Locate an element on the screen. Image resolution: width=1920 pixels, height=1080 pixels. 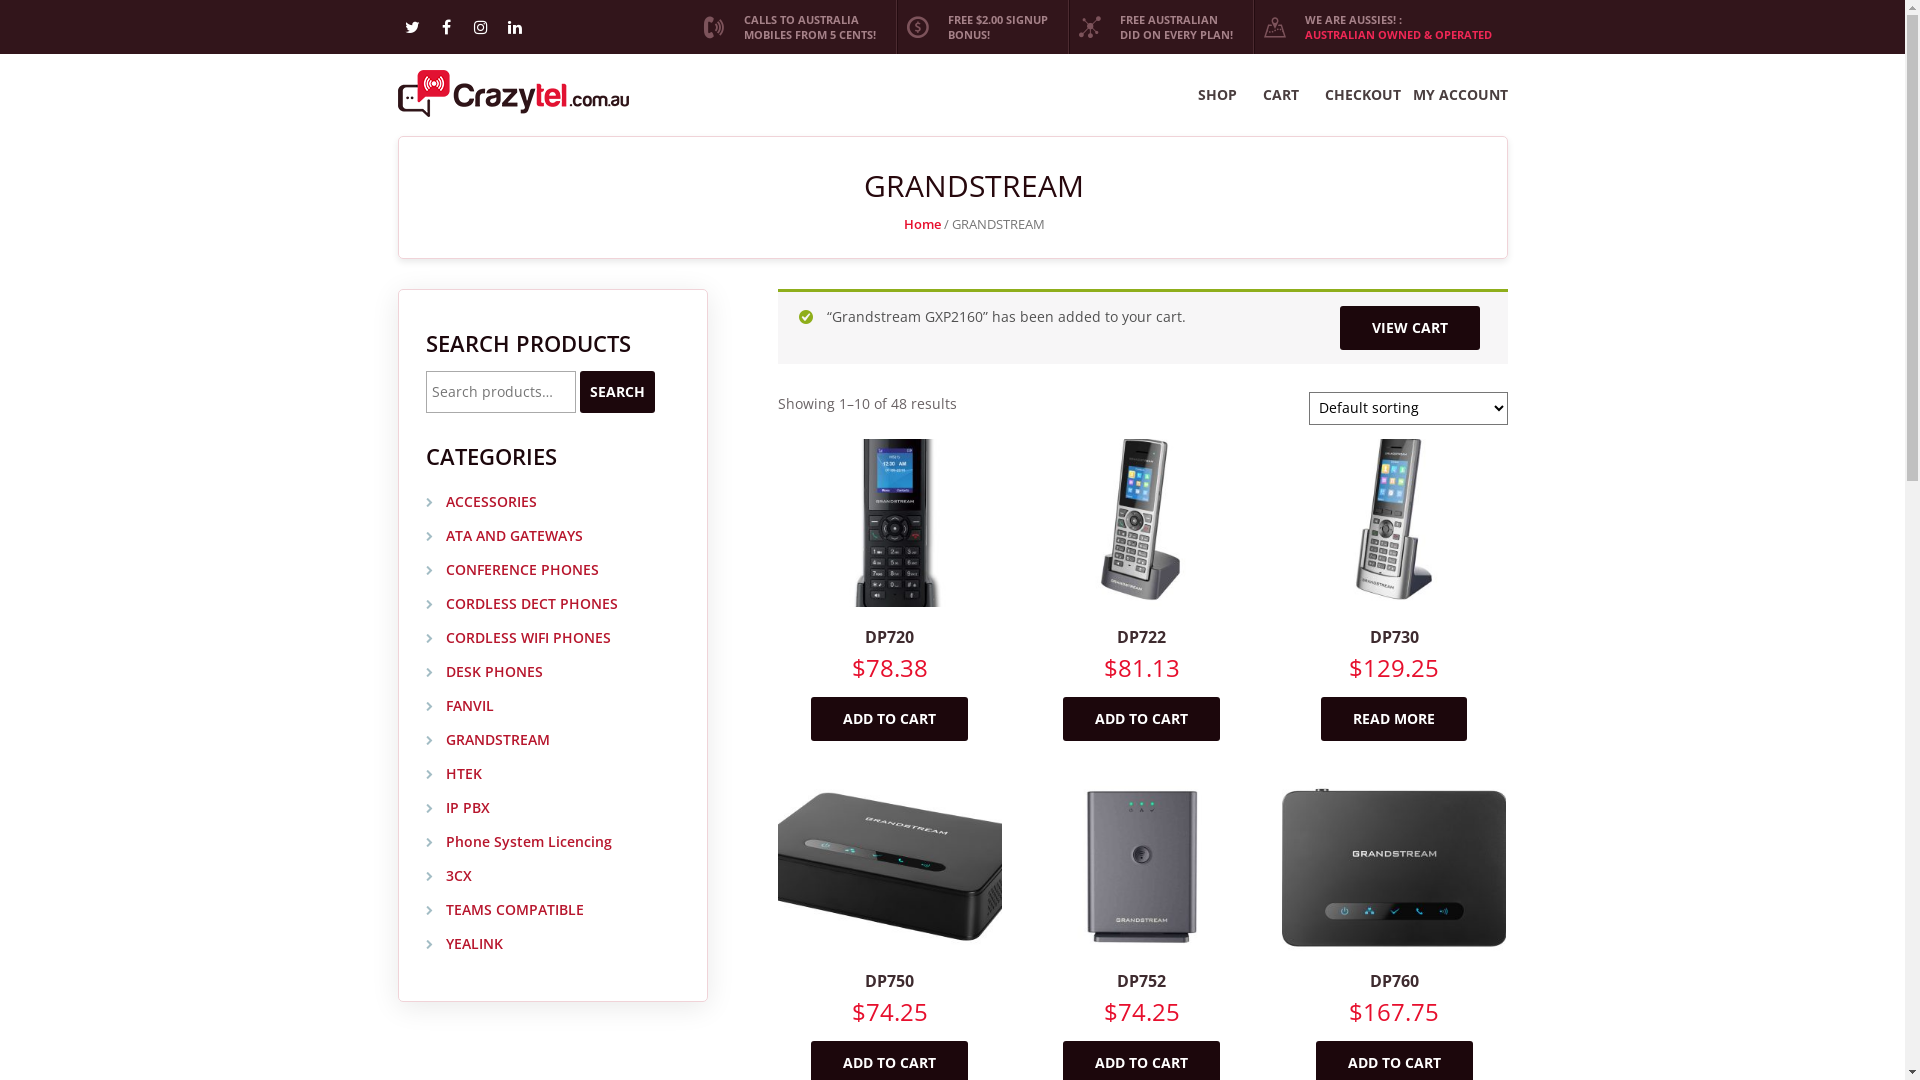
'ATA AND GATEWAYS' is located at coordinates (425, 535).